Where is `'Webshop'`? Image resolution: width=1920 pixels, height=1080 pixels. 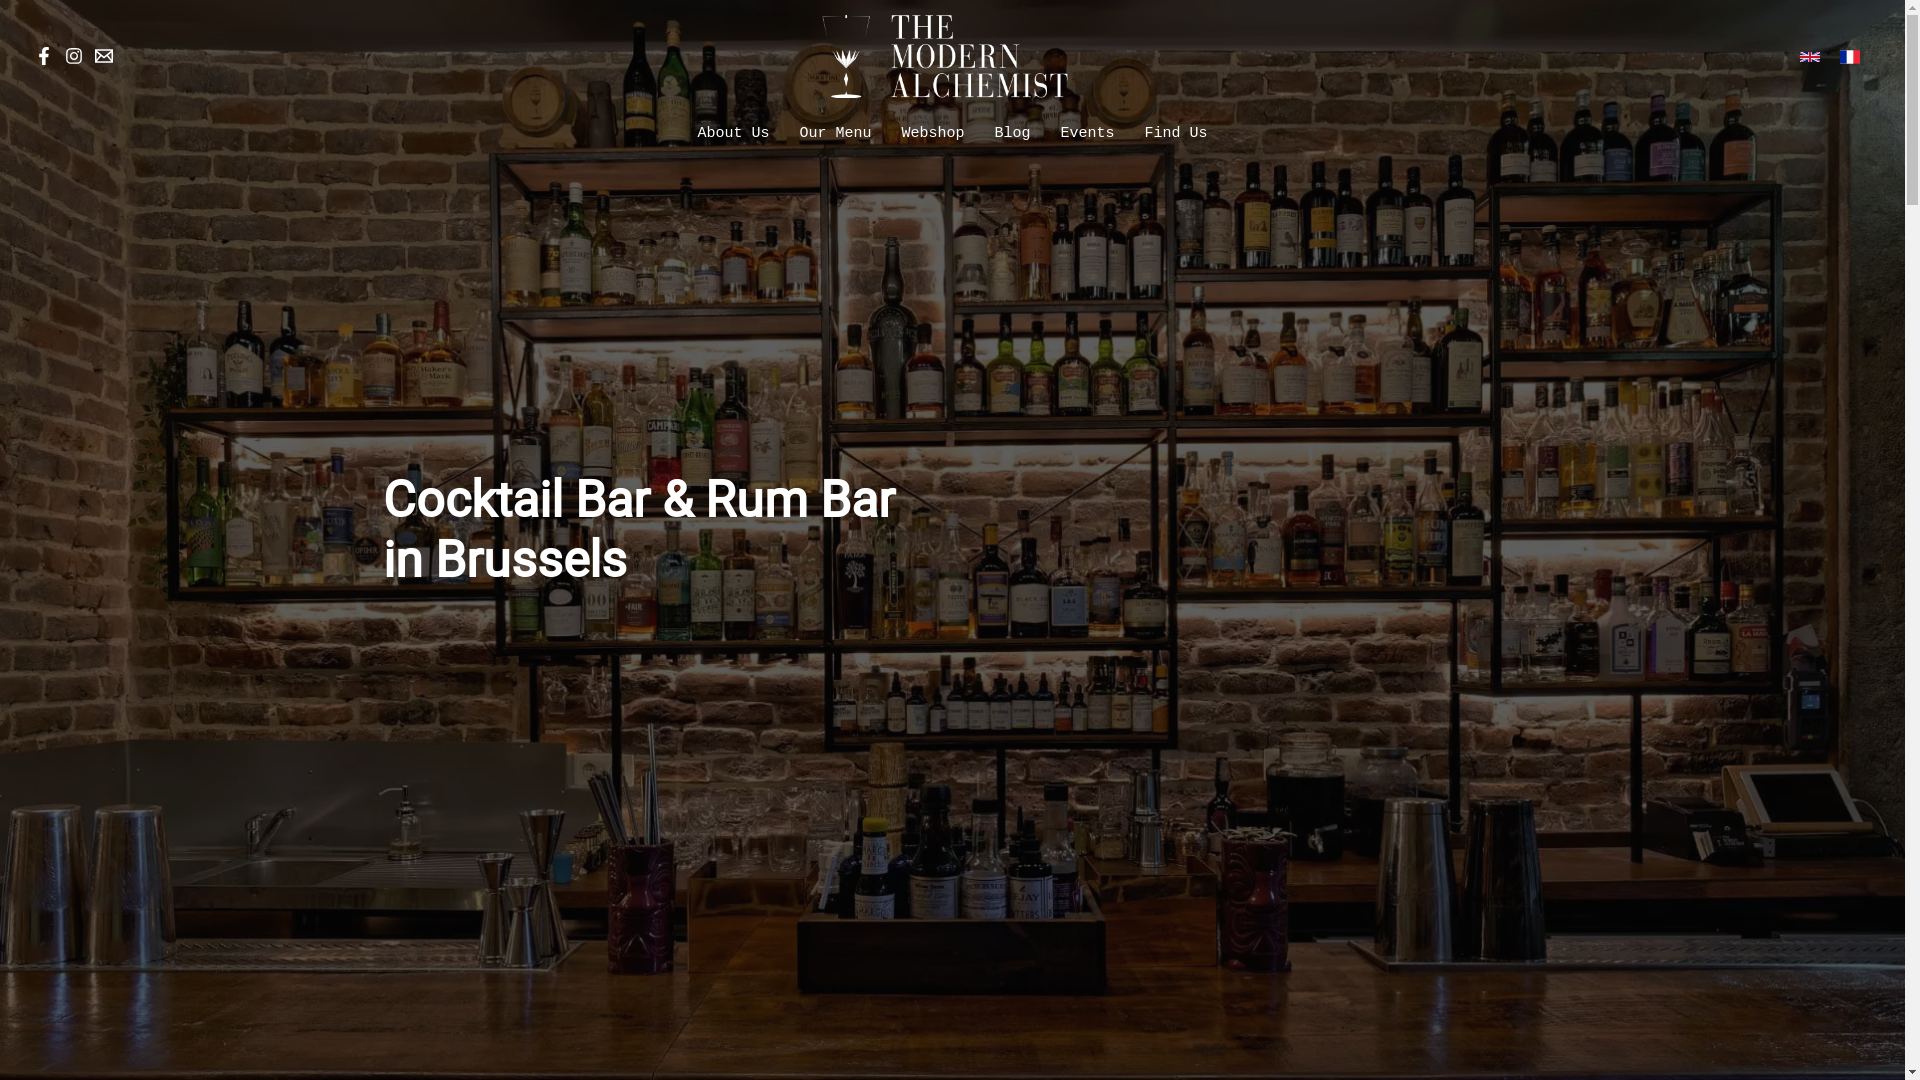
'Webshop' is located at coordinates (931, 133).